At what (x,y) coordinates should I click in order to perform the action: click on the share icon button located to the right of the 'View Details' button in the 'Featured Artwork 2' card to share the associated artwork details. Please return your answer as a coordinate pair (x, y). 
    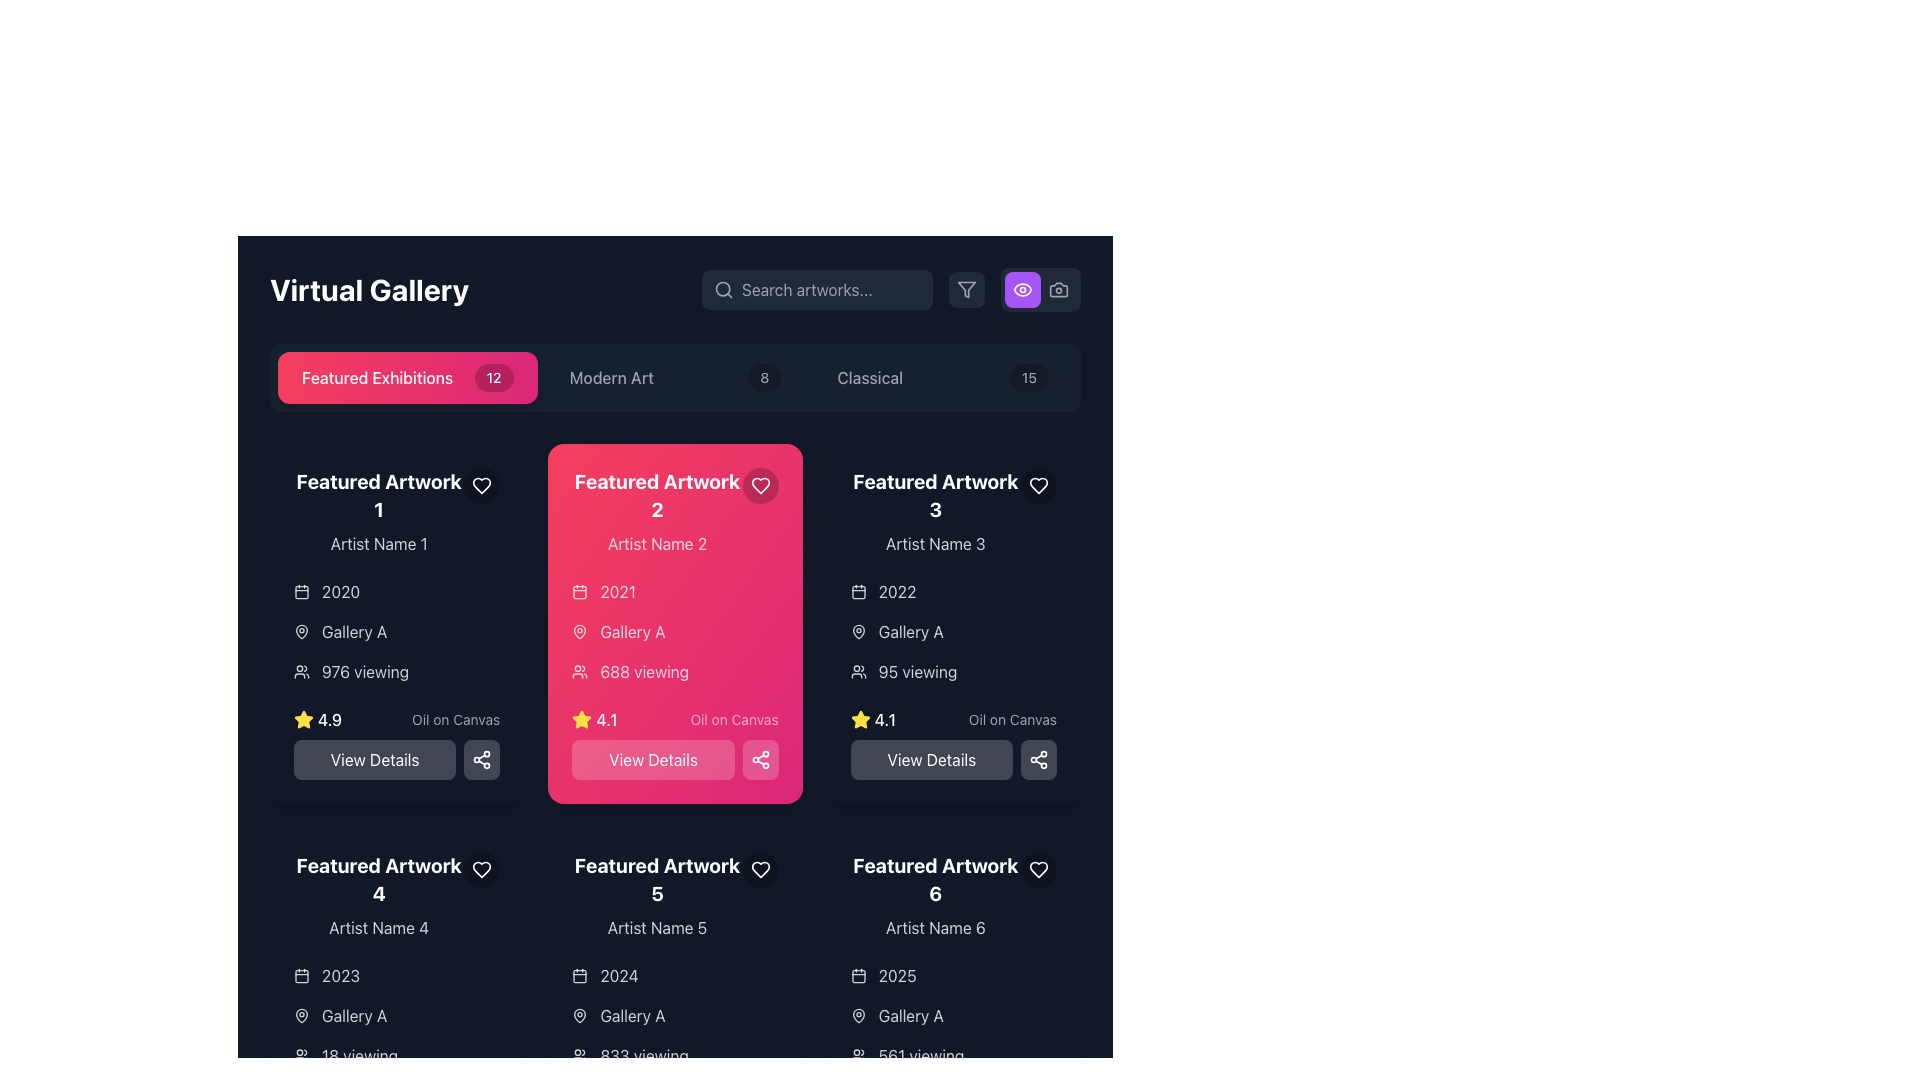
    Looking at the image, I should click on (482, 759).